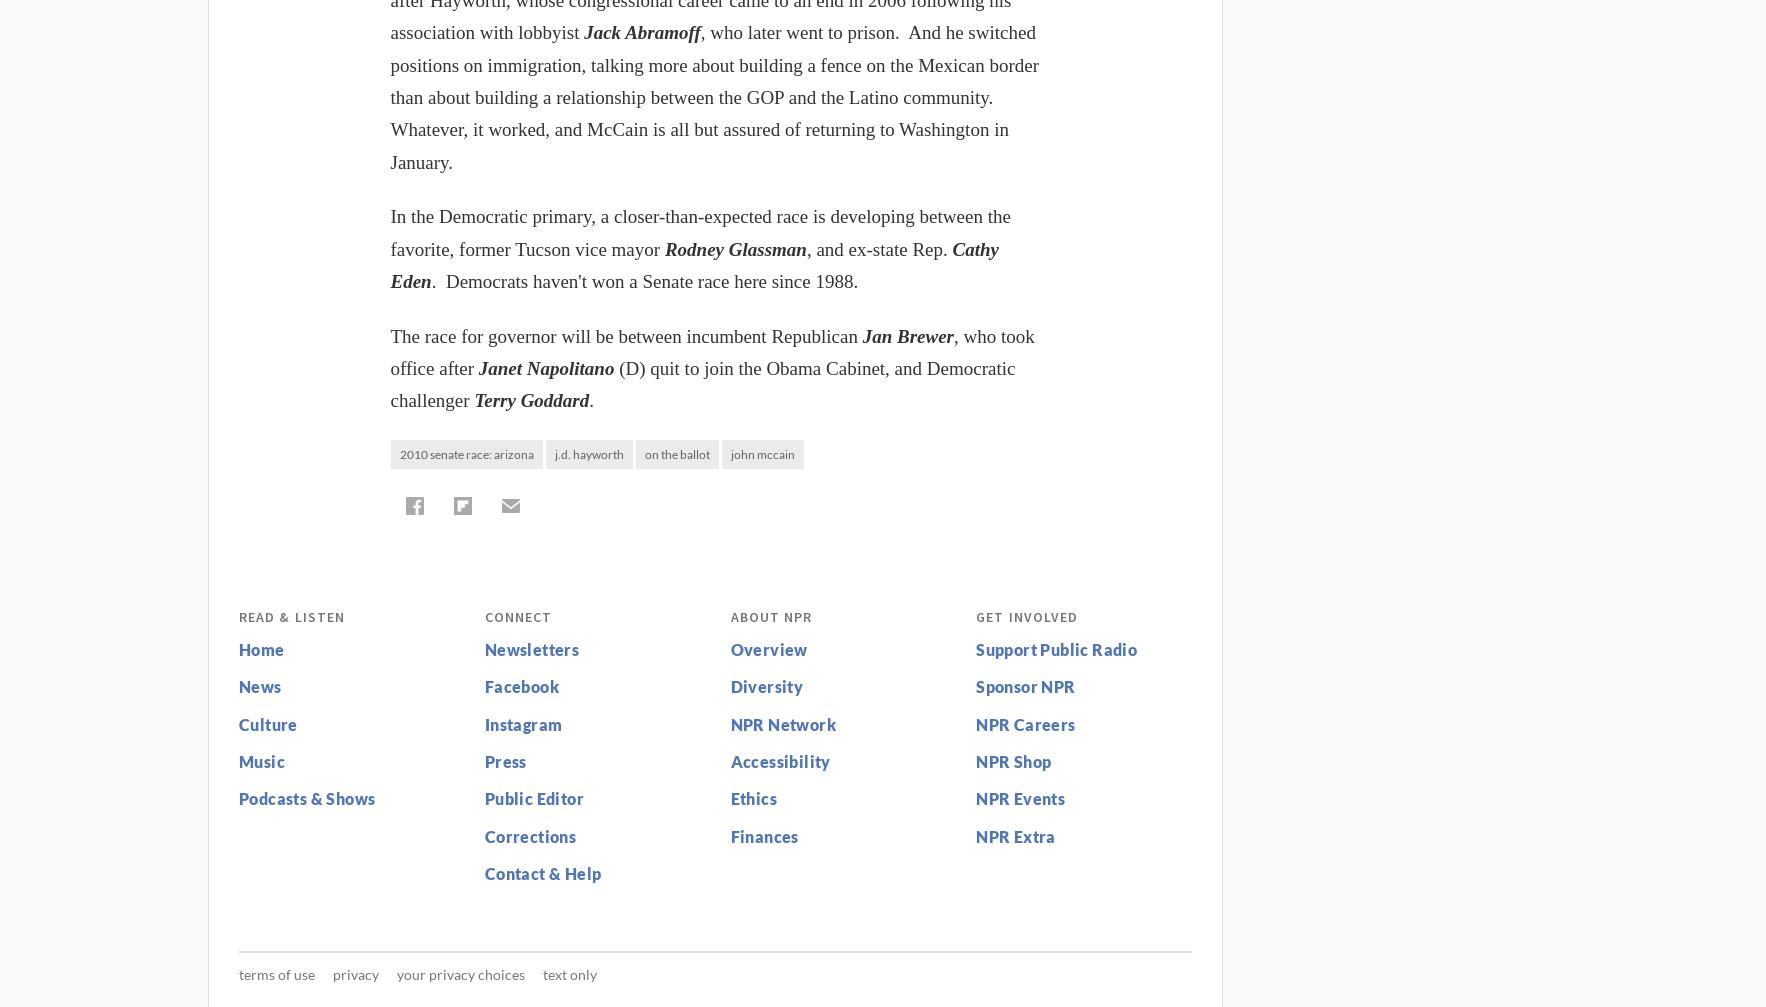  What do you see at coordinates (735, 248) in the screenshot?
I see `'Rodney Glassman'` at bounding box center [735, 248].